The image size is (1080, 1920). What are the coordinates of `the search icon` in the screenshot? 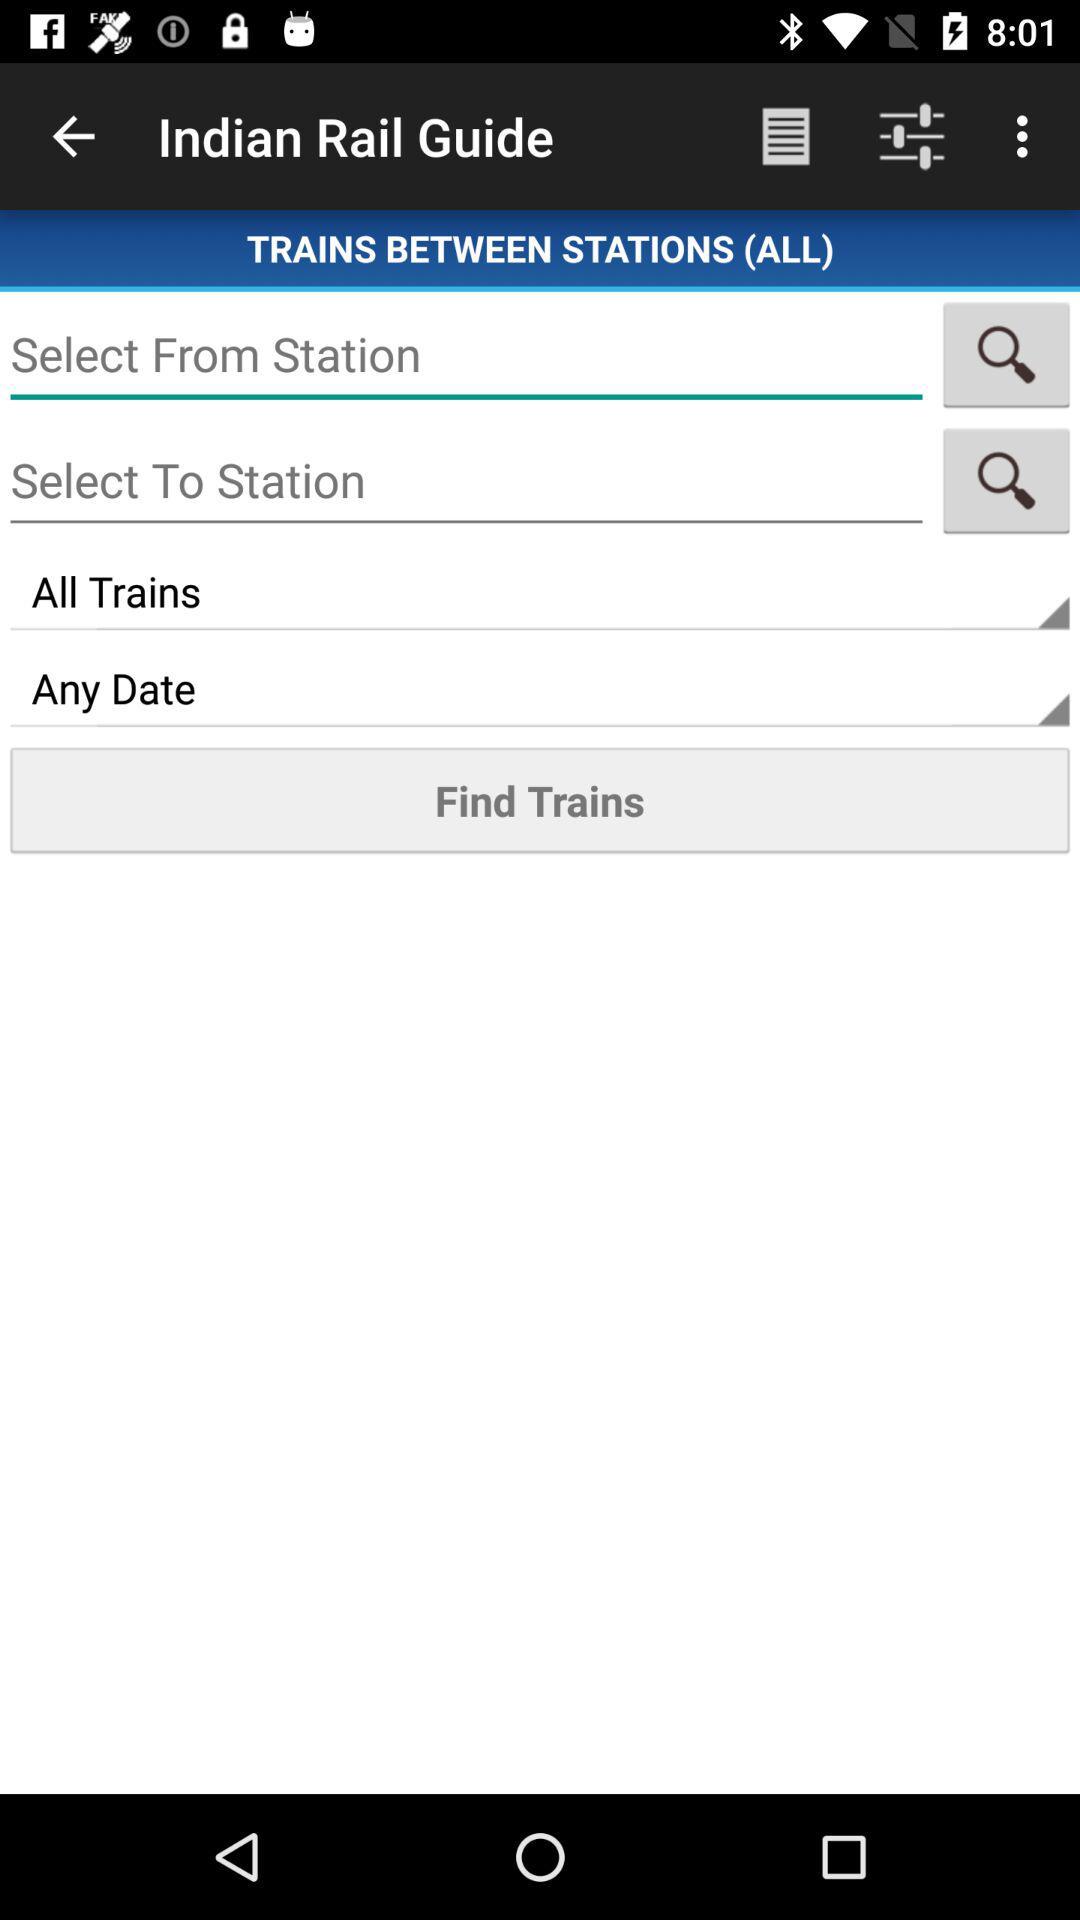 It's located at (1006, 480).